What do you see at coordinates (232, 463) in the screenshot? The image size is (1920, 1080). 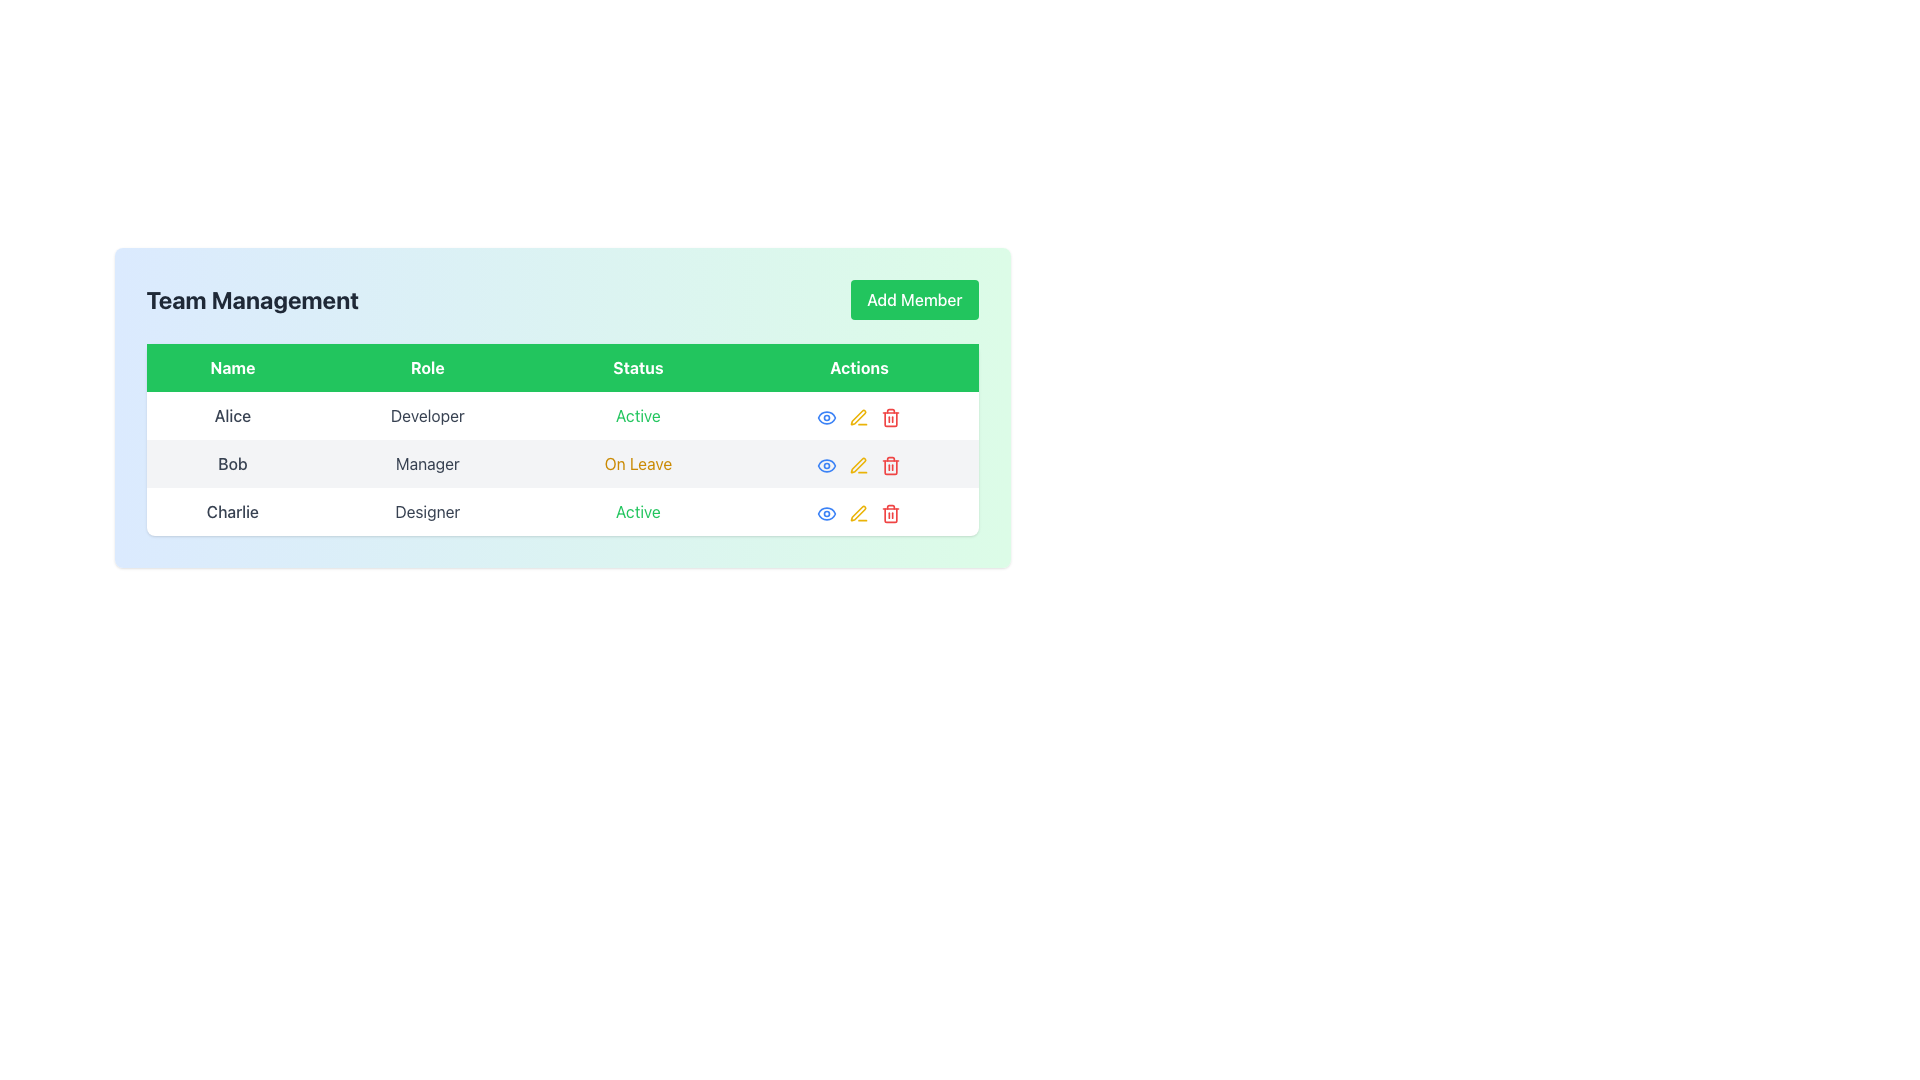 I see `to select the text 'Bob' located in the second row of the 'Name' column in the 'Team Management' table` at bounding box center [232, 463].